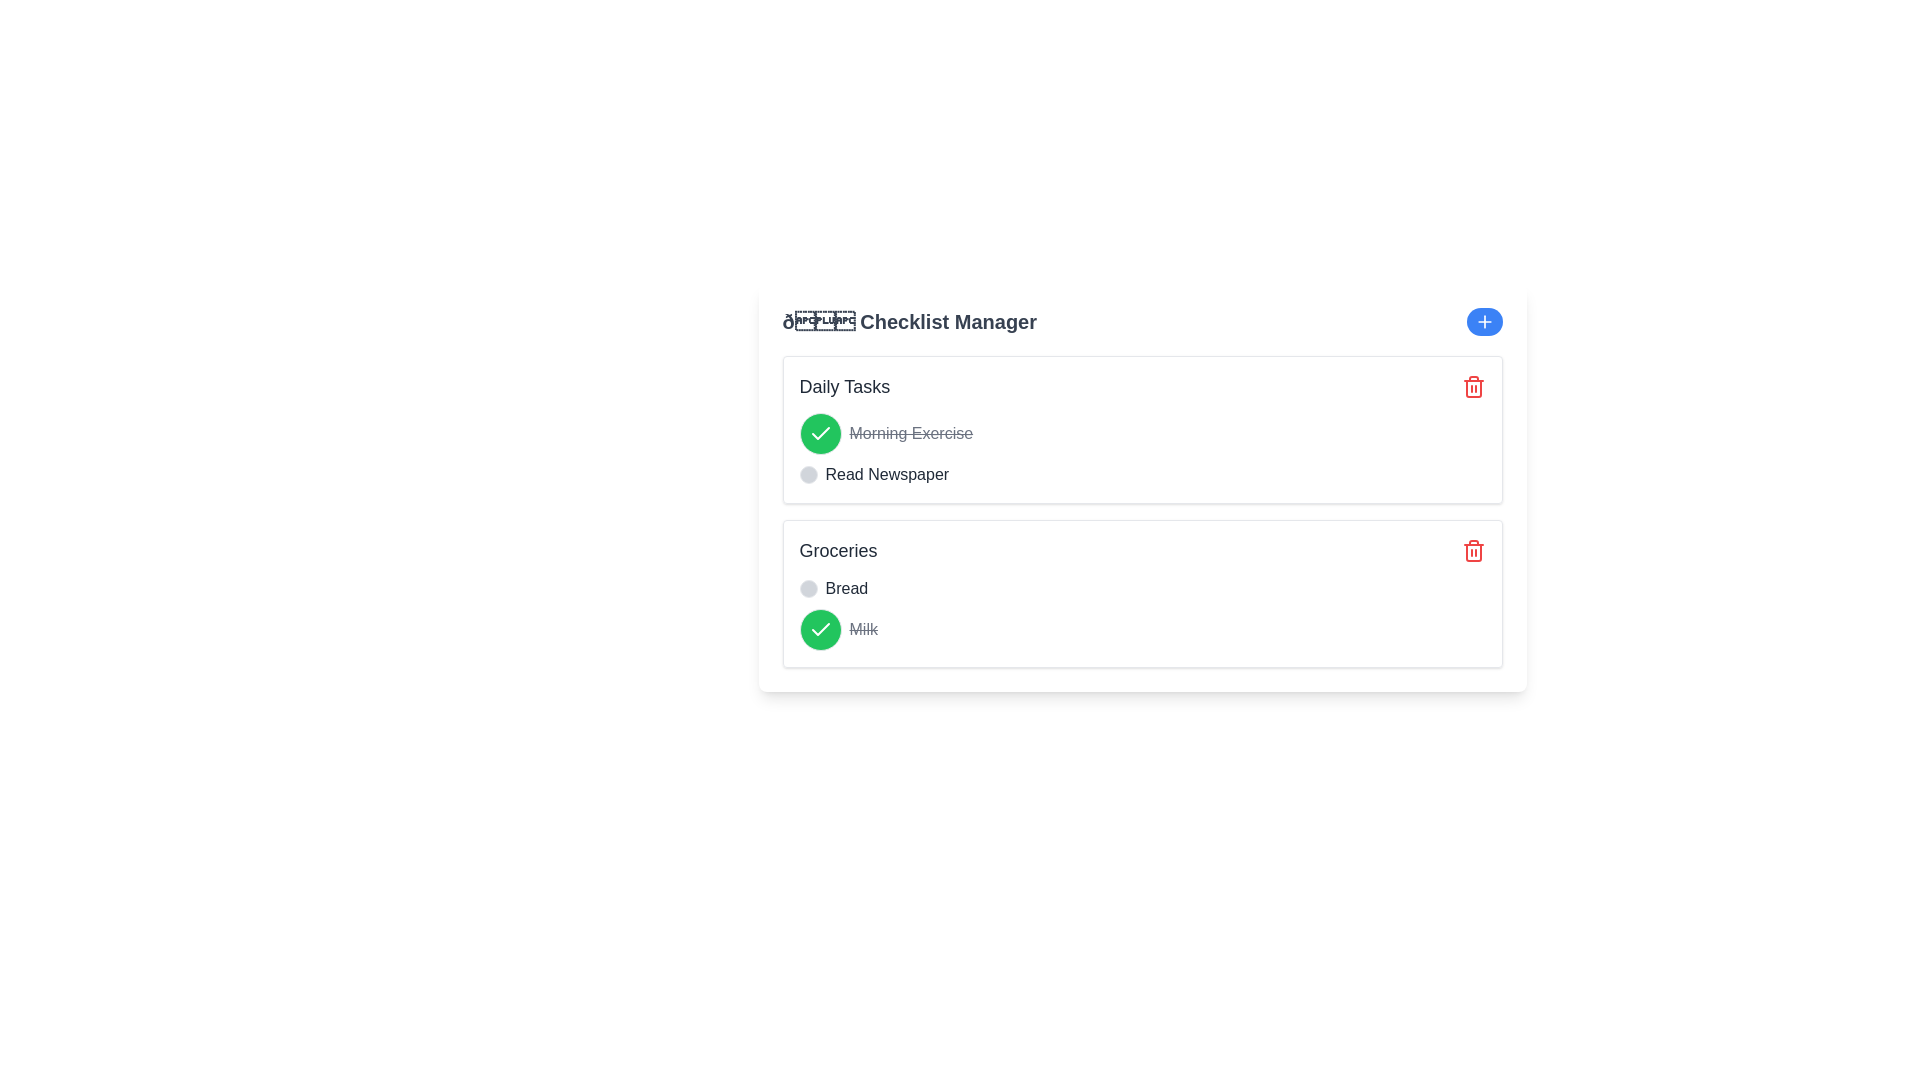 The image size is (1920, 1080). What do you see at coordinates (820, 628) in the screenshot?
I see `the circular green button with a white checkmark icon` at bounding box center [820, 628].